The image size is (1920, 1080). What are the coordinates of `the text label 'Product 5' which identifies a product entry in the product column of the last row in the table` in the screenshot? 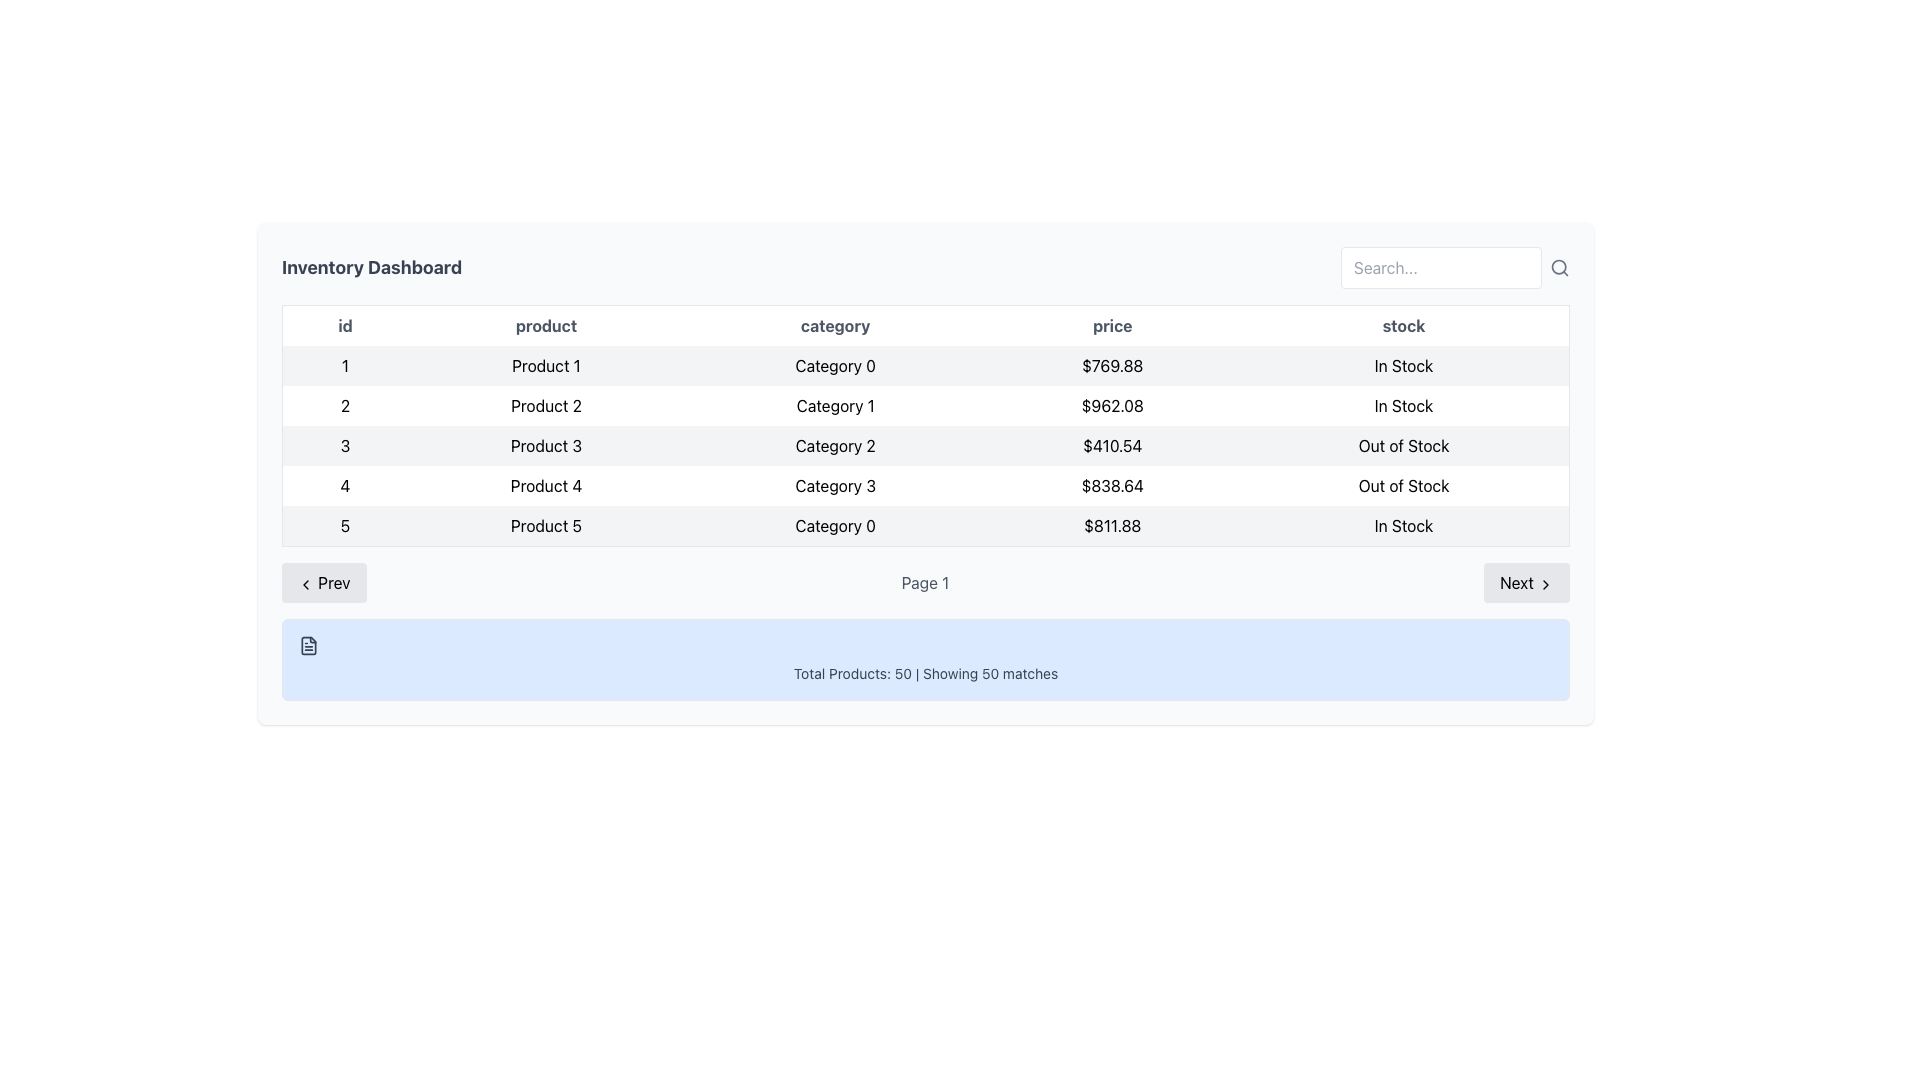 It's located at (546, 525).